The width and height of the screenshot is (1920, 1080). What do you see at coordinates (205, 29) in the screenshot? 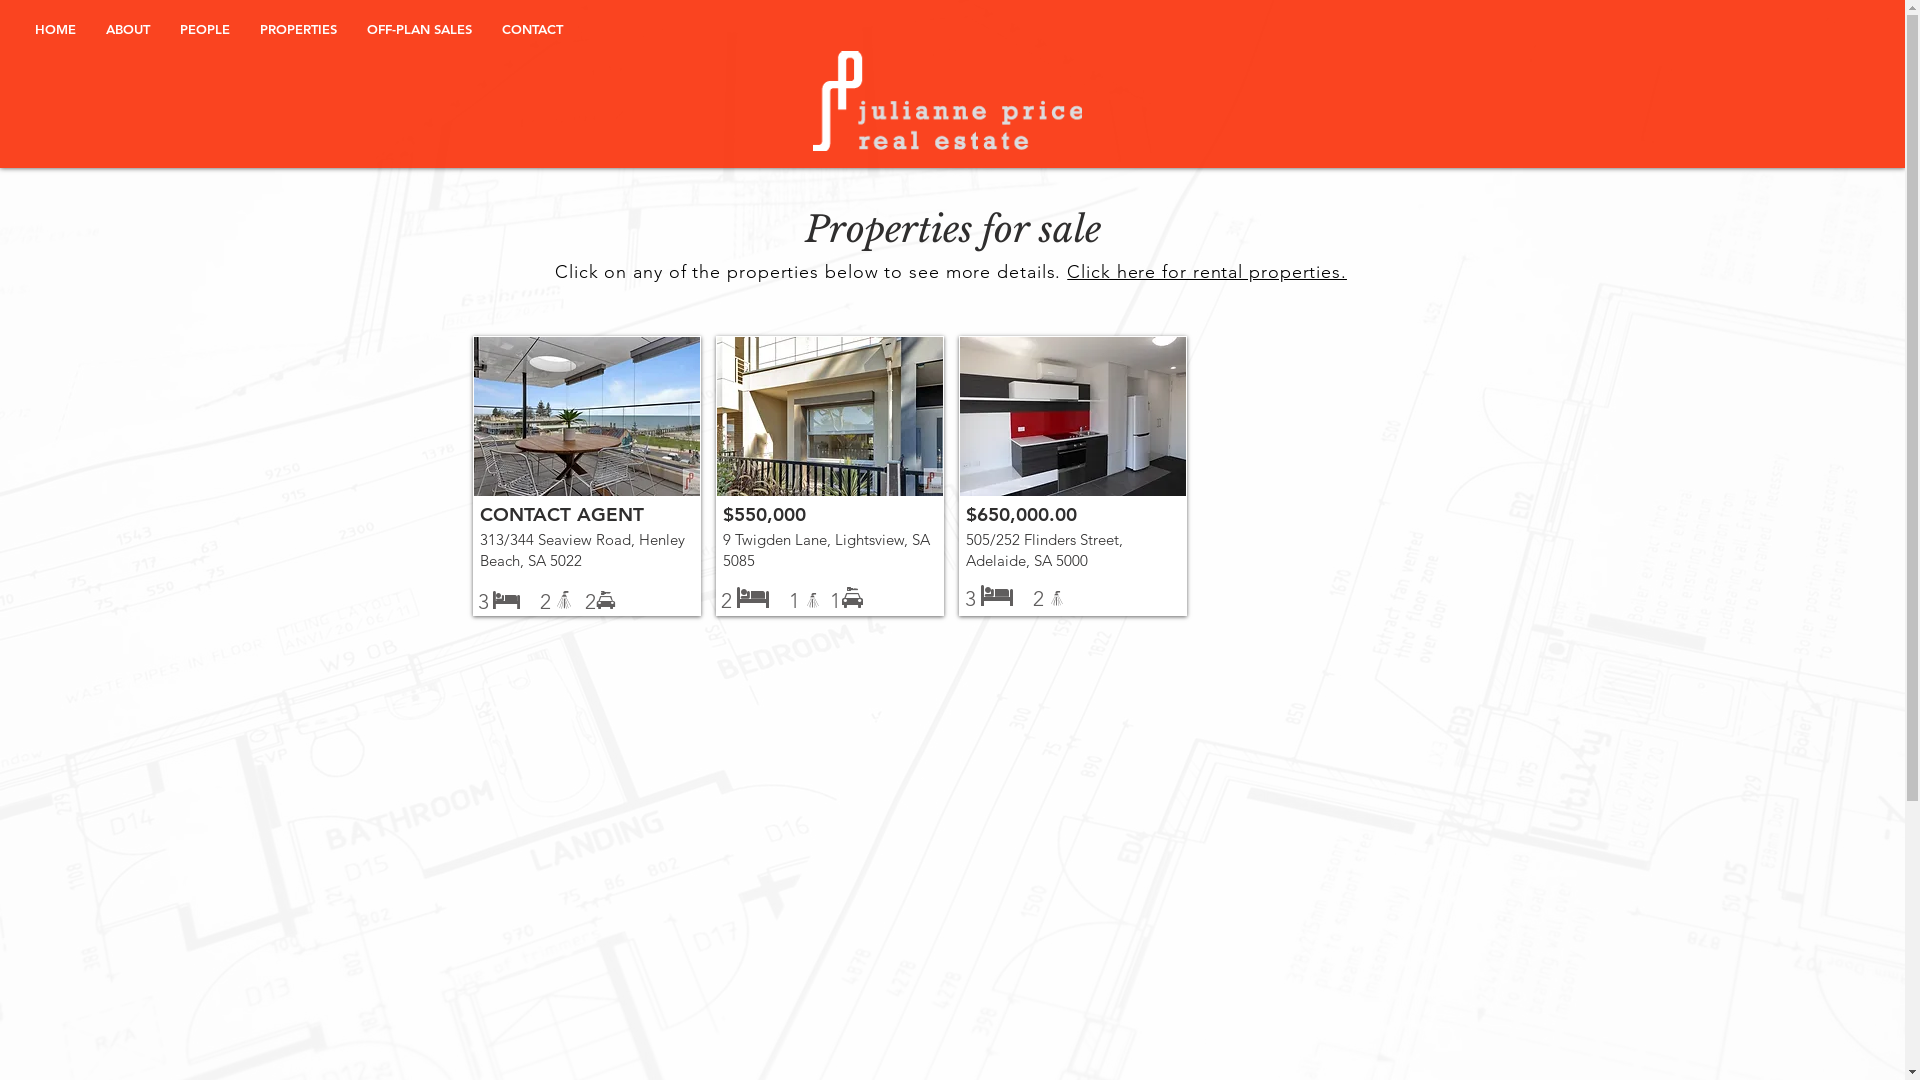
I see `'PEOPLE'` at bounding box center [205, 29].